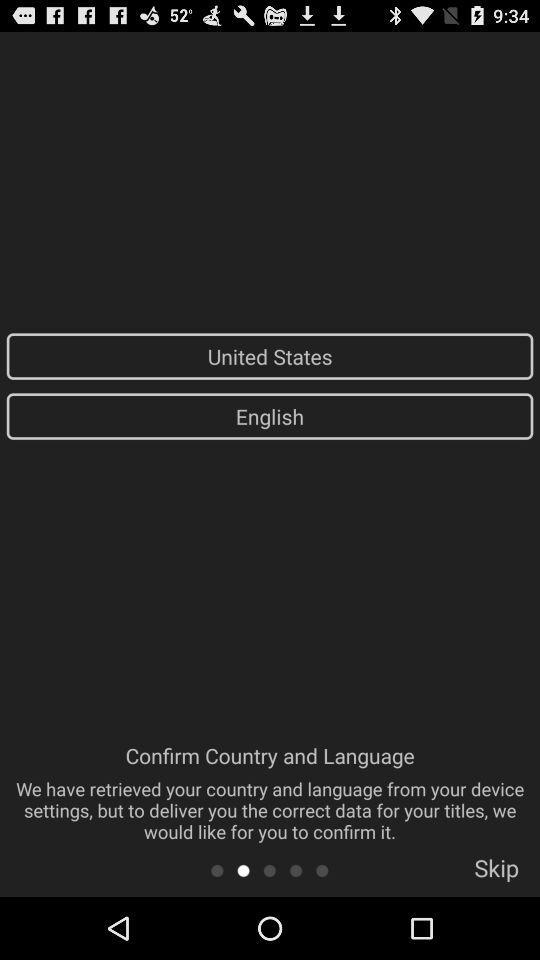 The height and width of the screenshot is (960, 540). Describe the element at coordinates (243, 869) in the screenshot. I see `next page` at that location.